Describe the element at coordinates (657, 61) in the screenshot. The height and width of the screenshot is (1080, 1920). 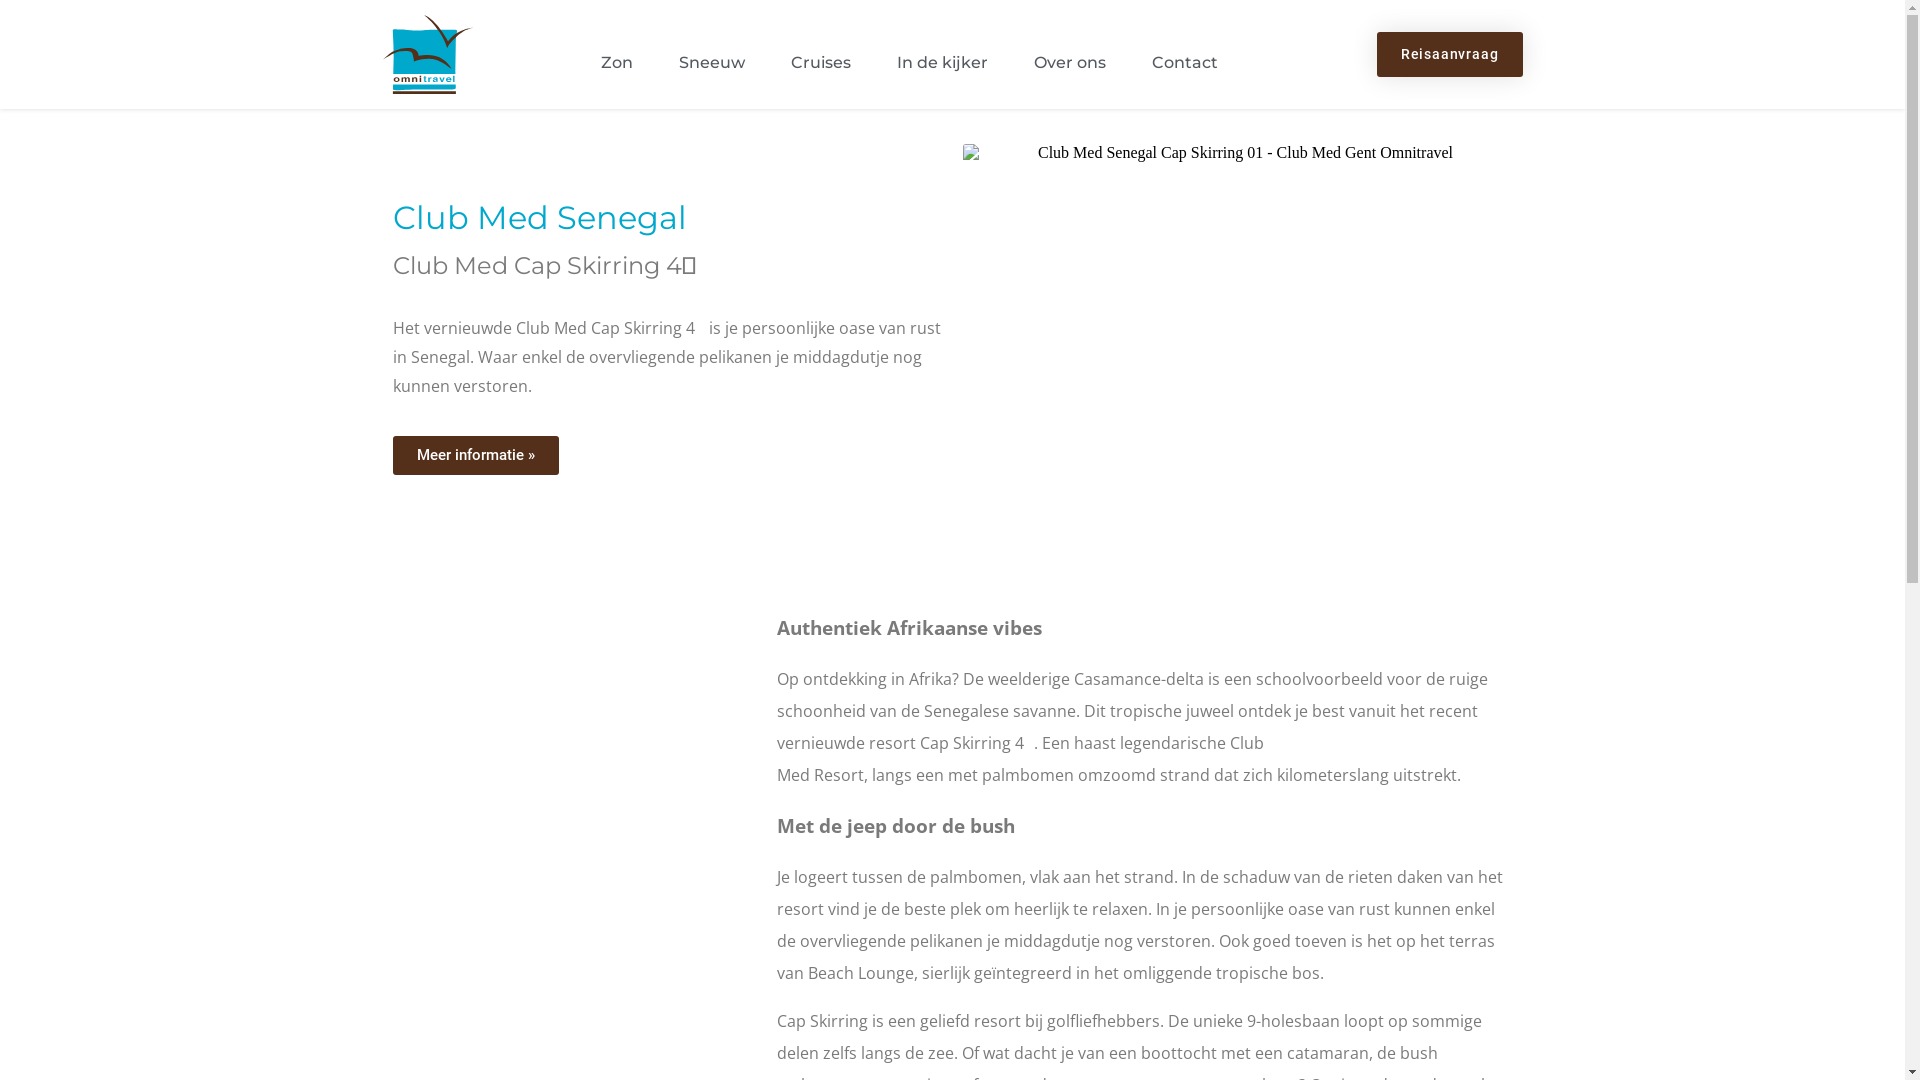
I see `'Sneeuw'` at that location.